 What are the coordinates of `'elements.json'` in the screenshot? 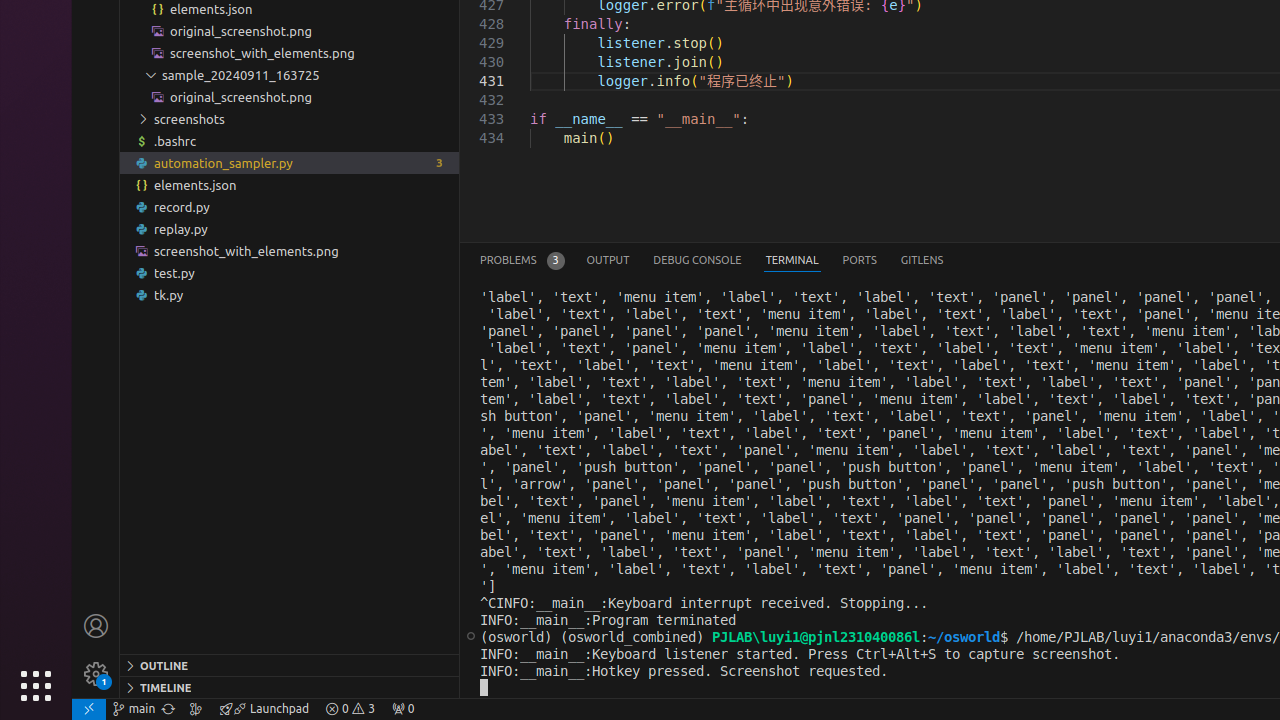 It's located at (288, 184).